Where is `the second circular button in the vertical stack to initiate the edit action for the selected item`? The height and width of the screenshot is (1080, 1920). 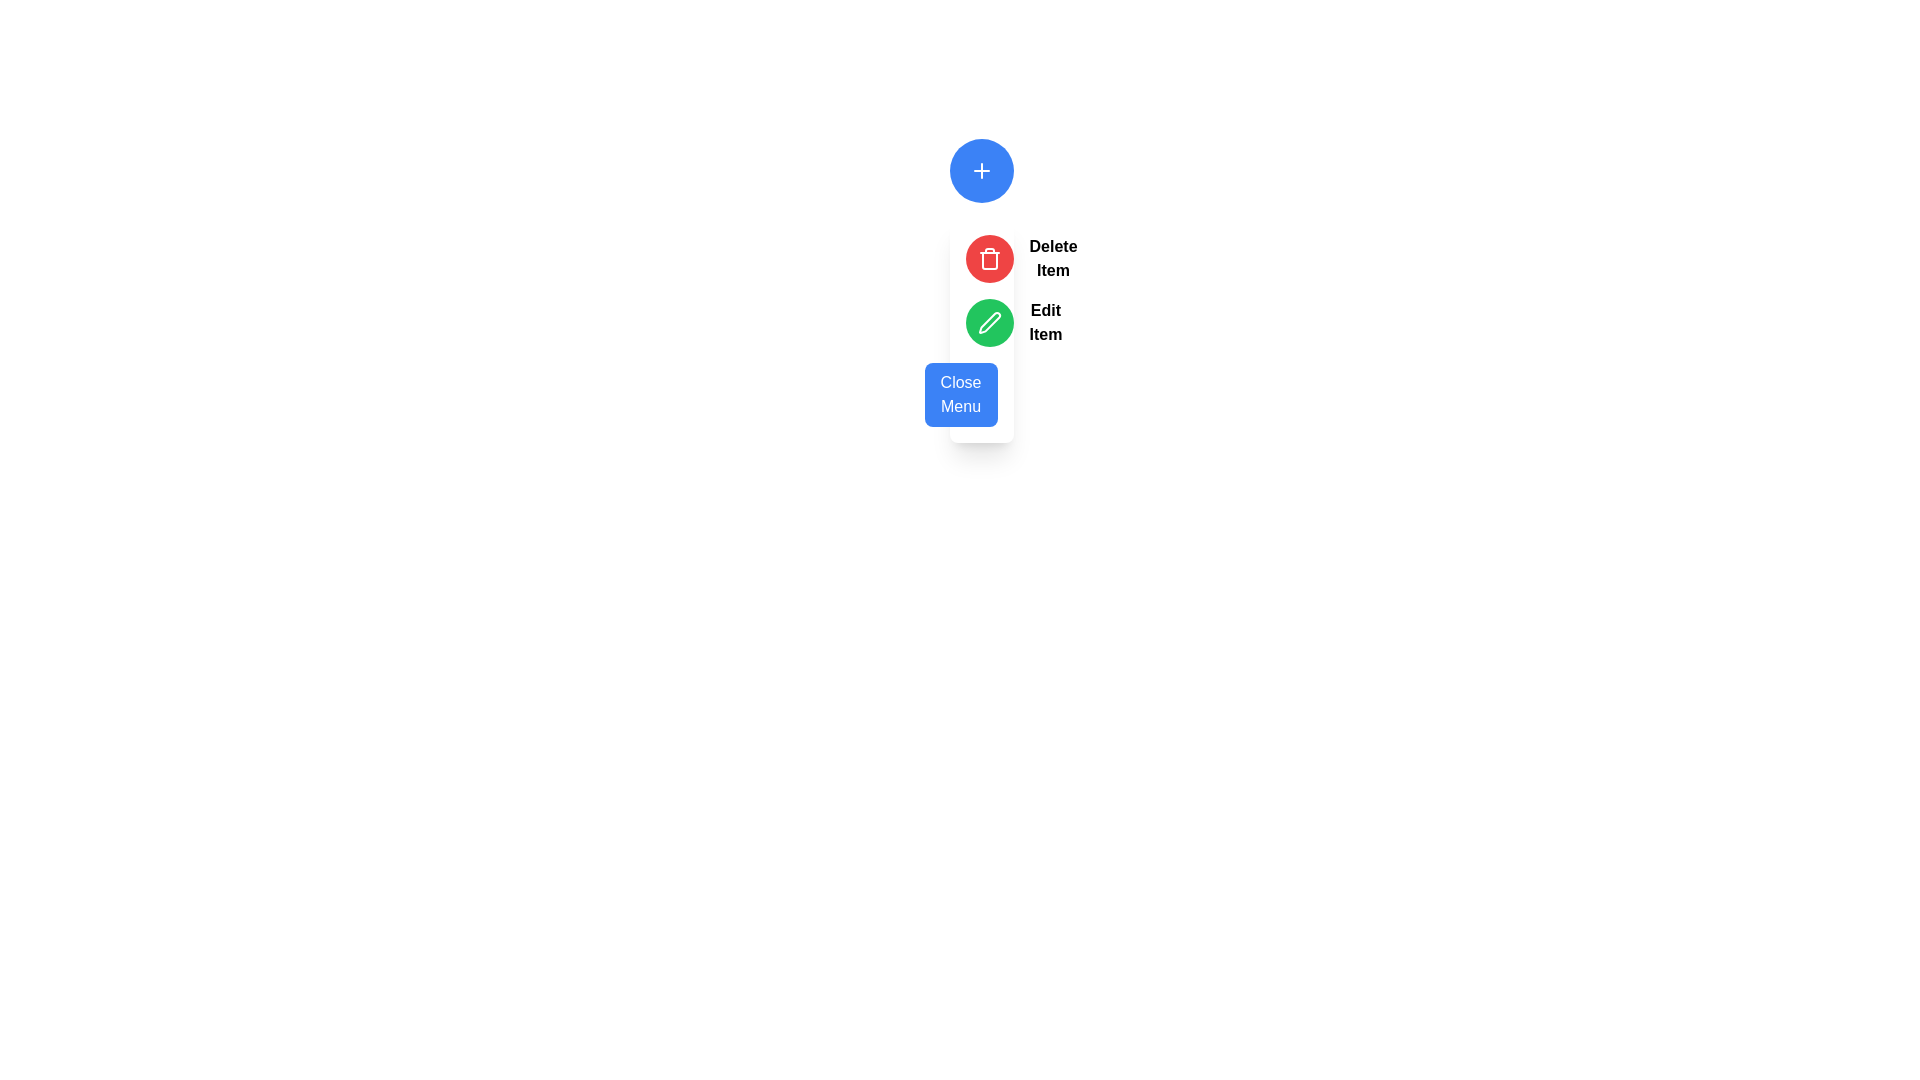
the second circular button in the vertical stack to initiate the edit action for the selected item is located at coordinates (989, 322).